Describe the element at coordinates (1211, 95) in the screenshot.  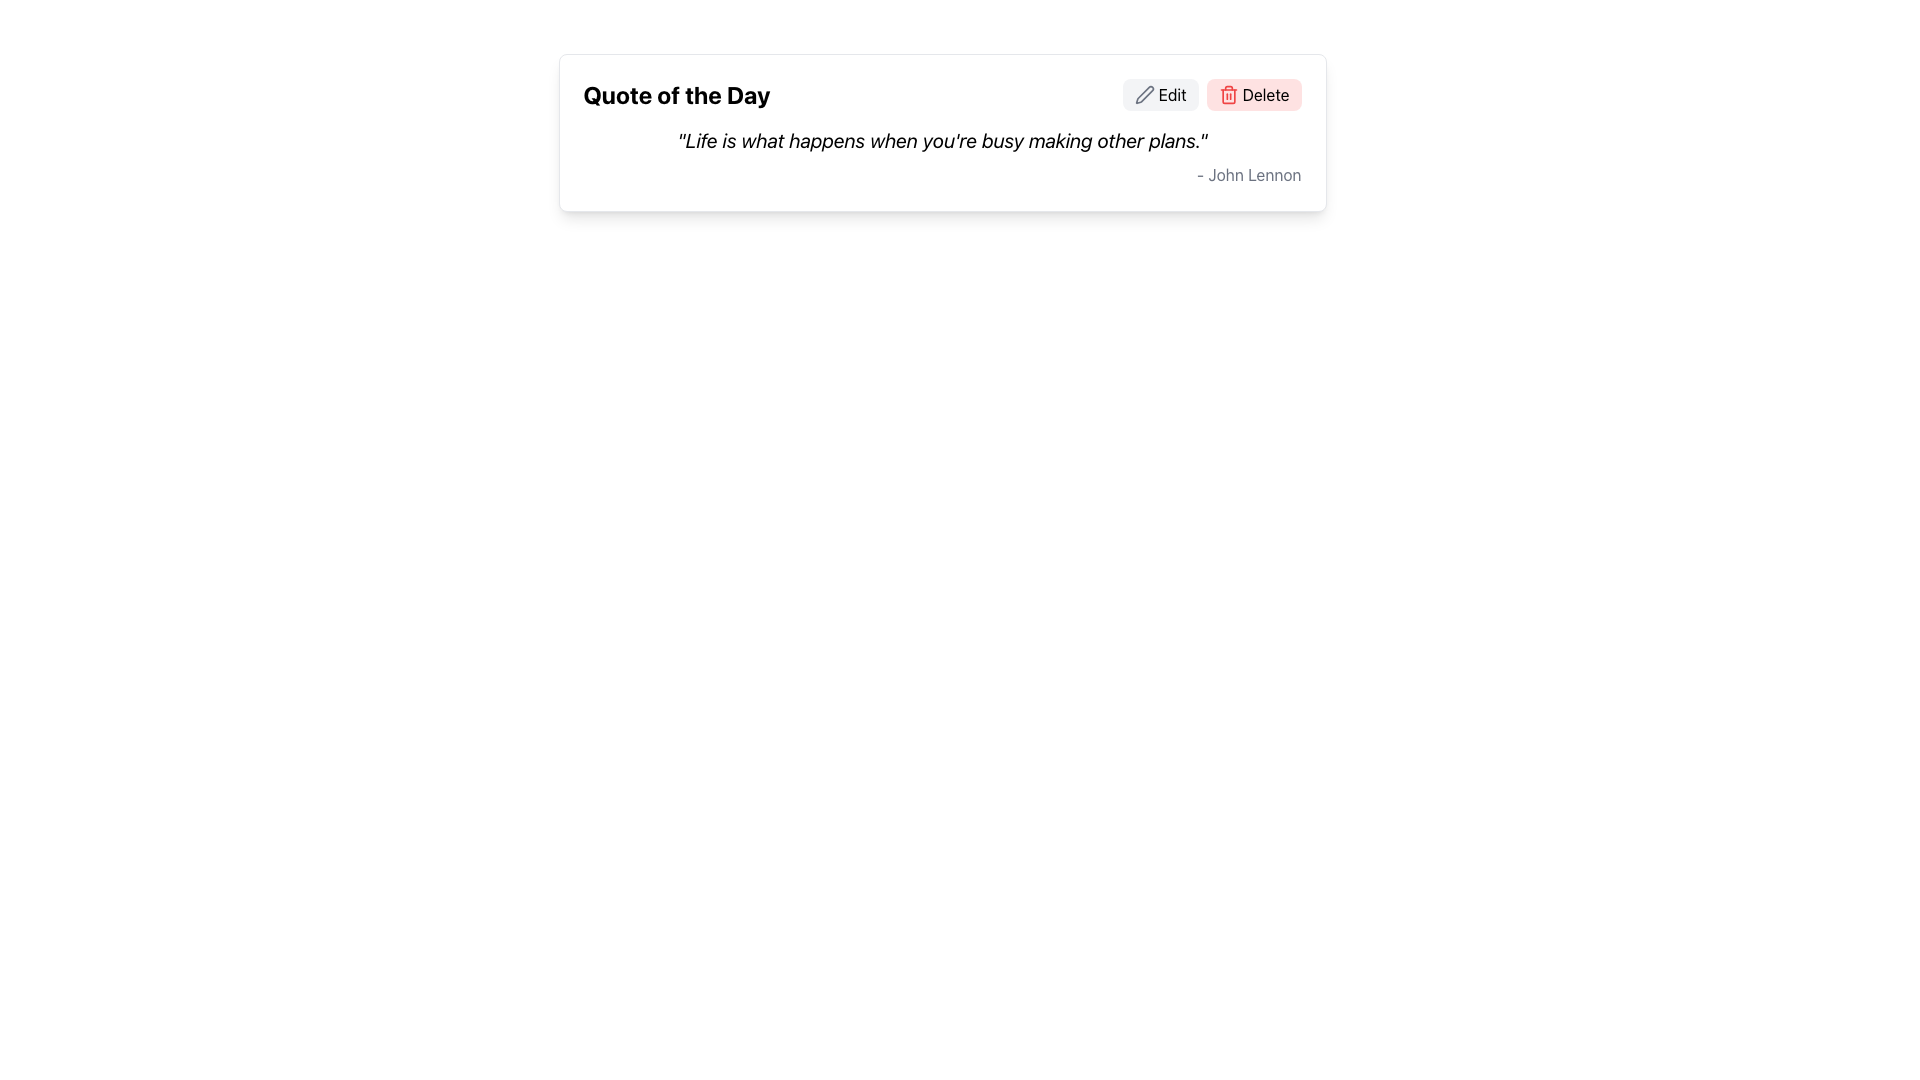
I see `the 'Delete' button located in the upper-right section of the interface, following the 'Edit' button, to visualize hover effects` at that location.